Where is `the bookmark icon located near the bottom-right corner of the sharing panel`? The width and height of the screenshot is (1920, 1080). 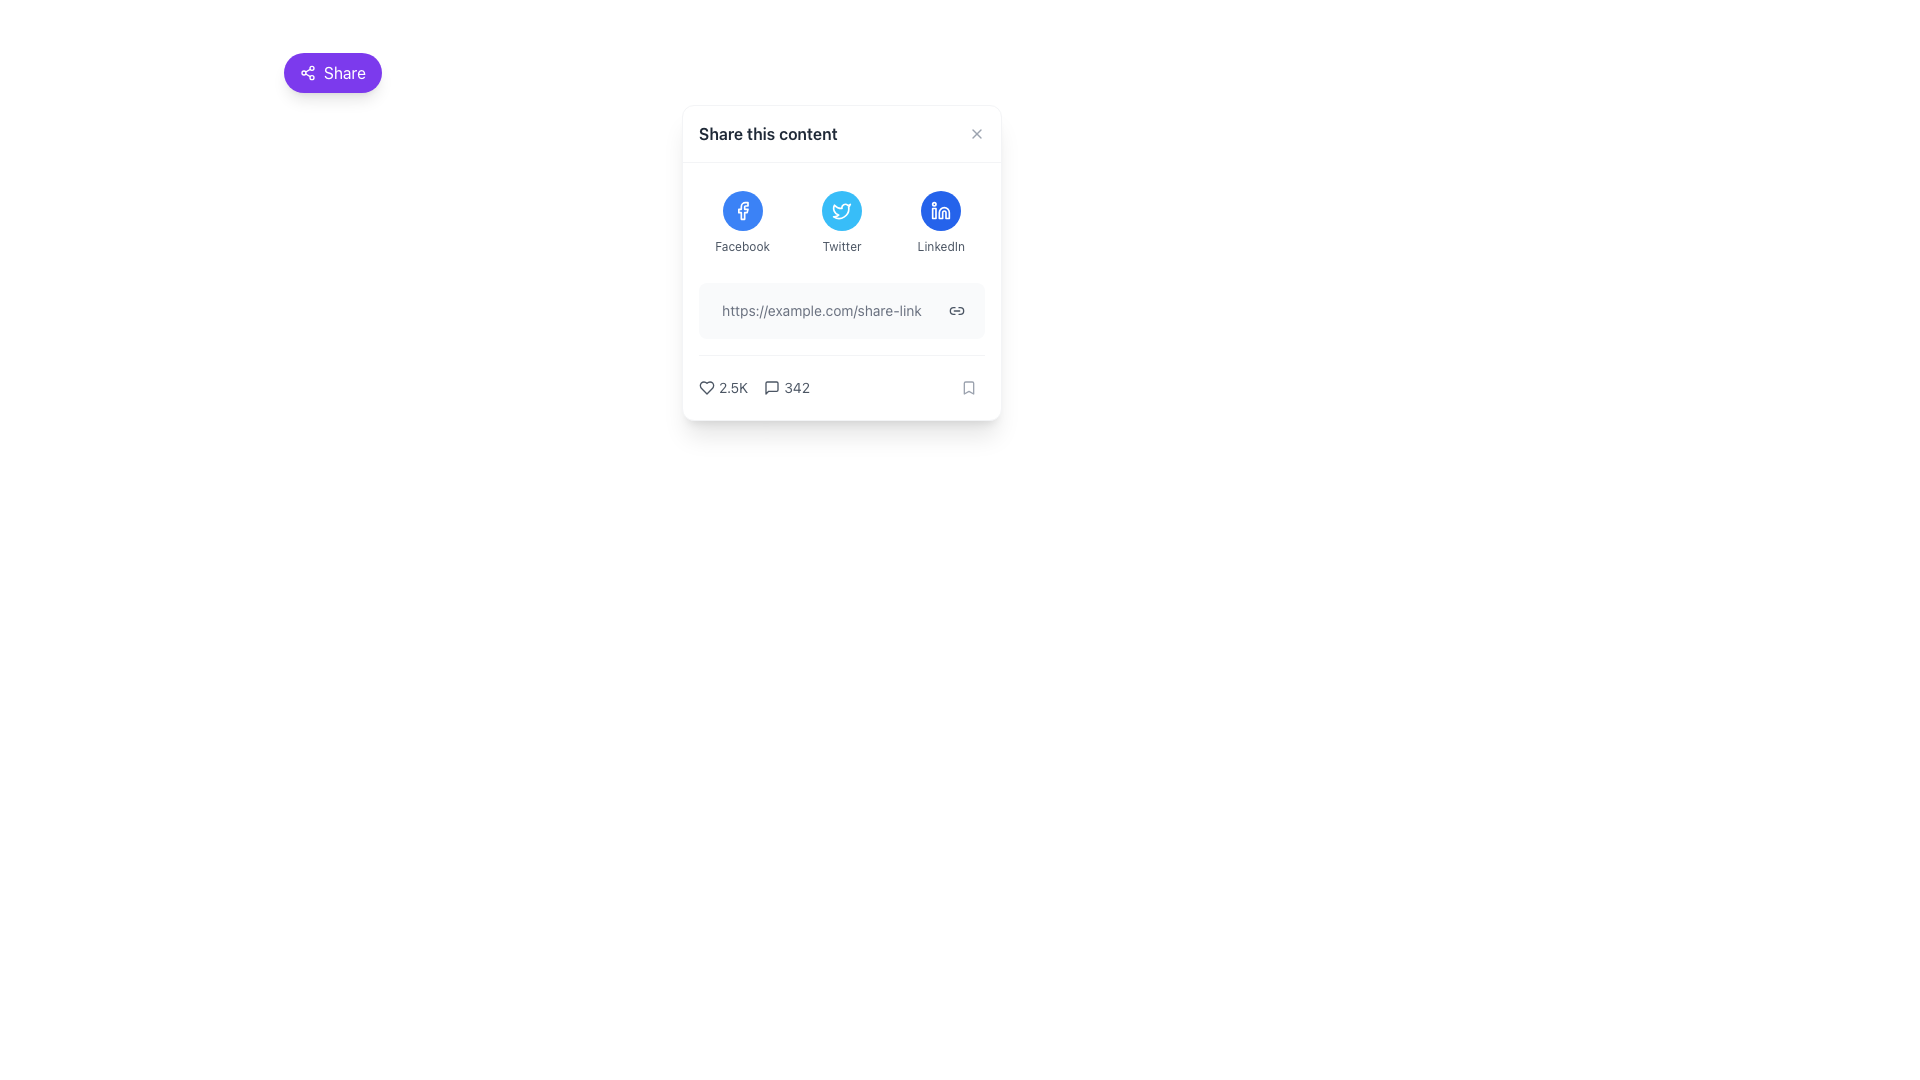
the bookmark icon located near the bottom-right corner of the sharing panel is located at coordinates (969, 388).